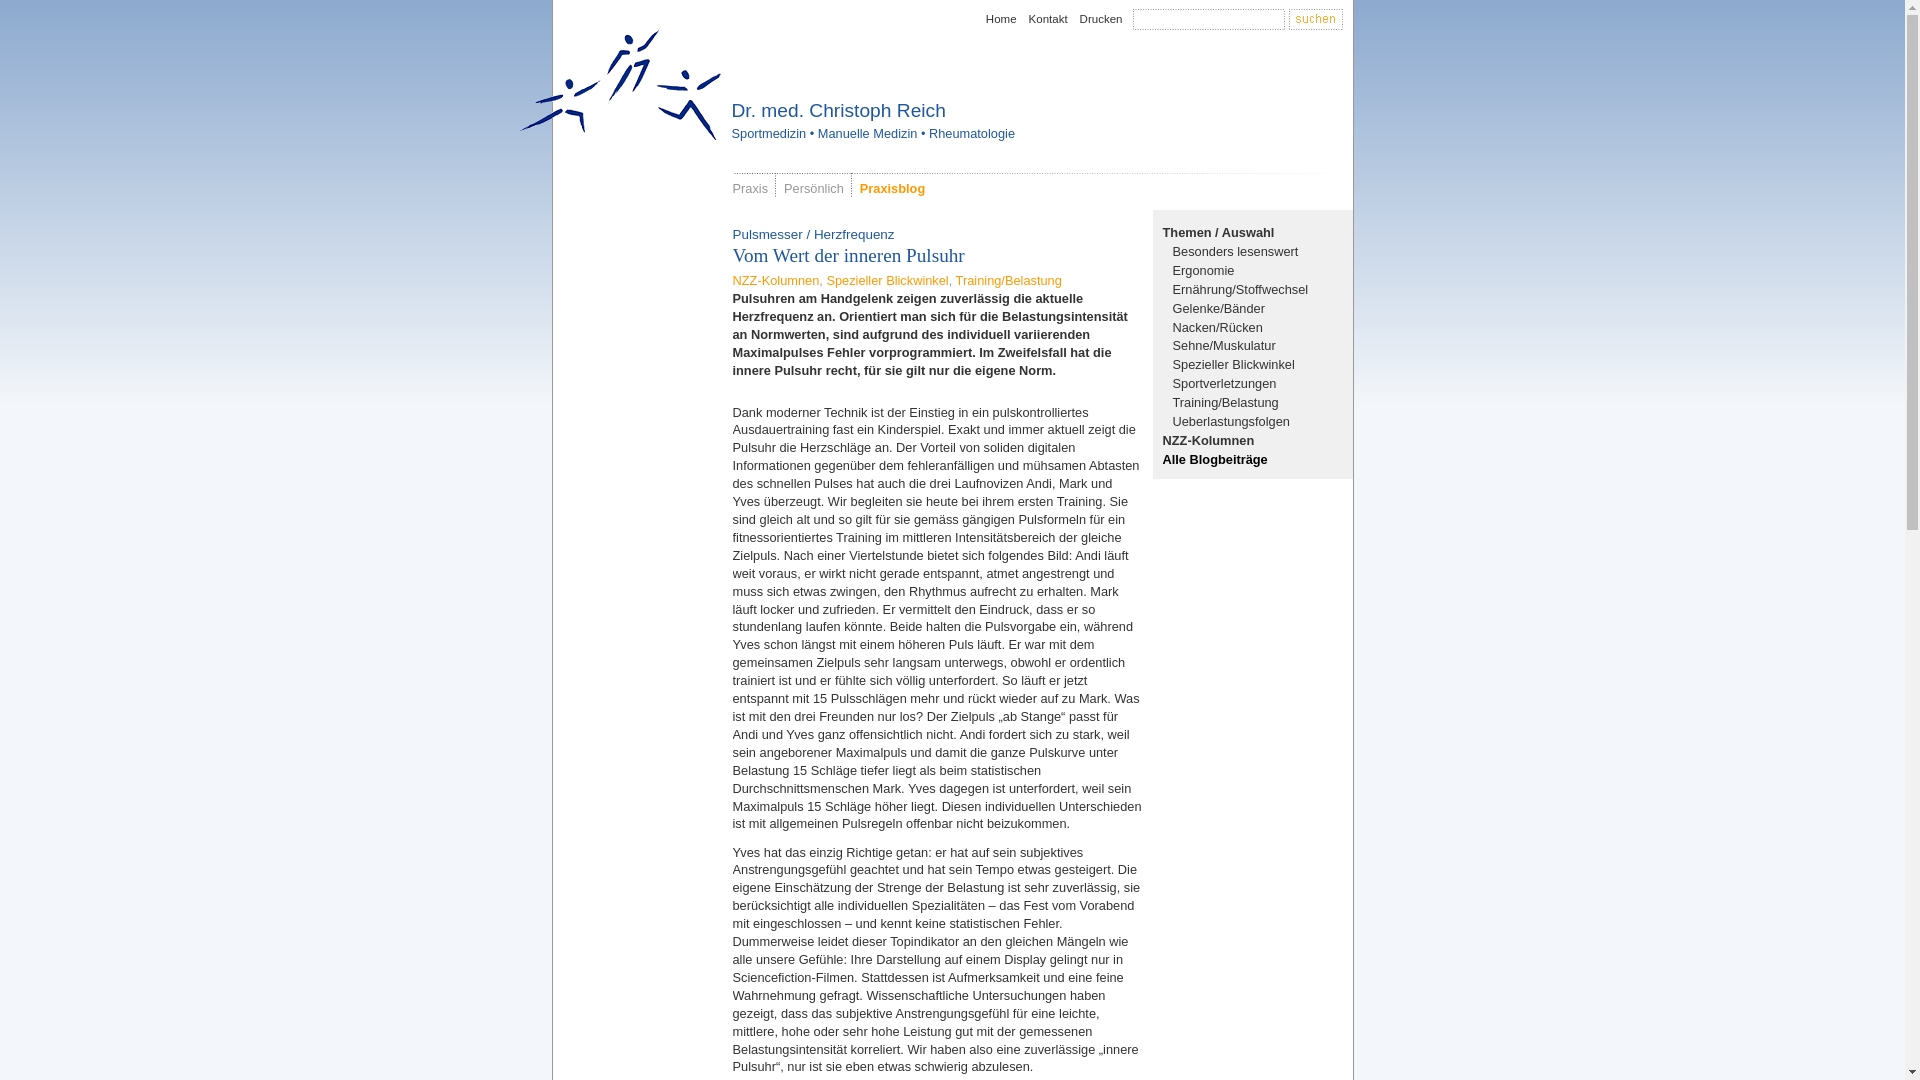 The width and height of the screenshot is (1920, 1080). I want to click on 'NZZ-Kolumnen', so click(1207, 439).